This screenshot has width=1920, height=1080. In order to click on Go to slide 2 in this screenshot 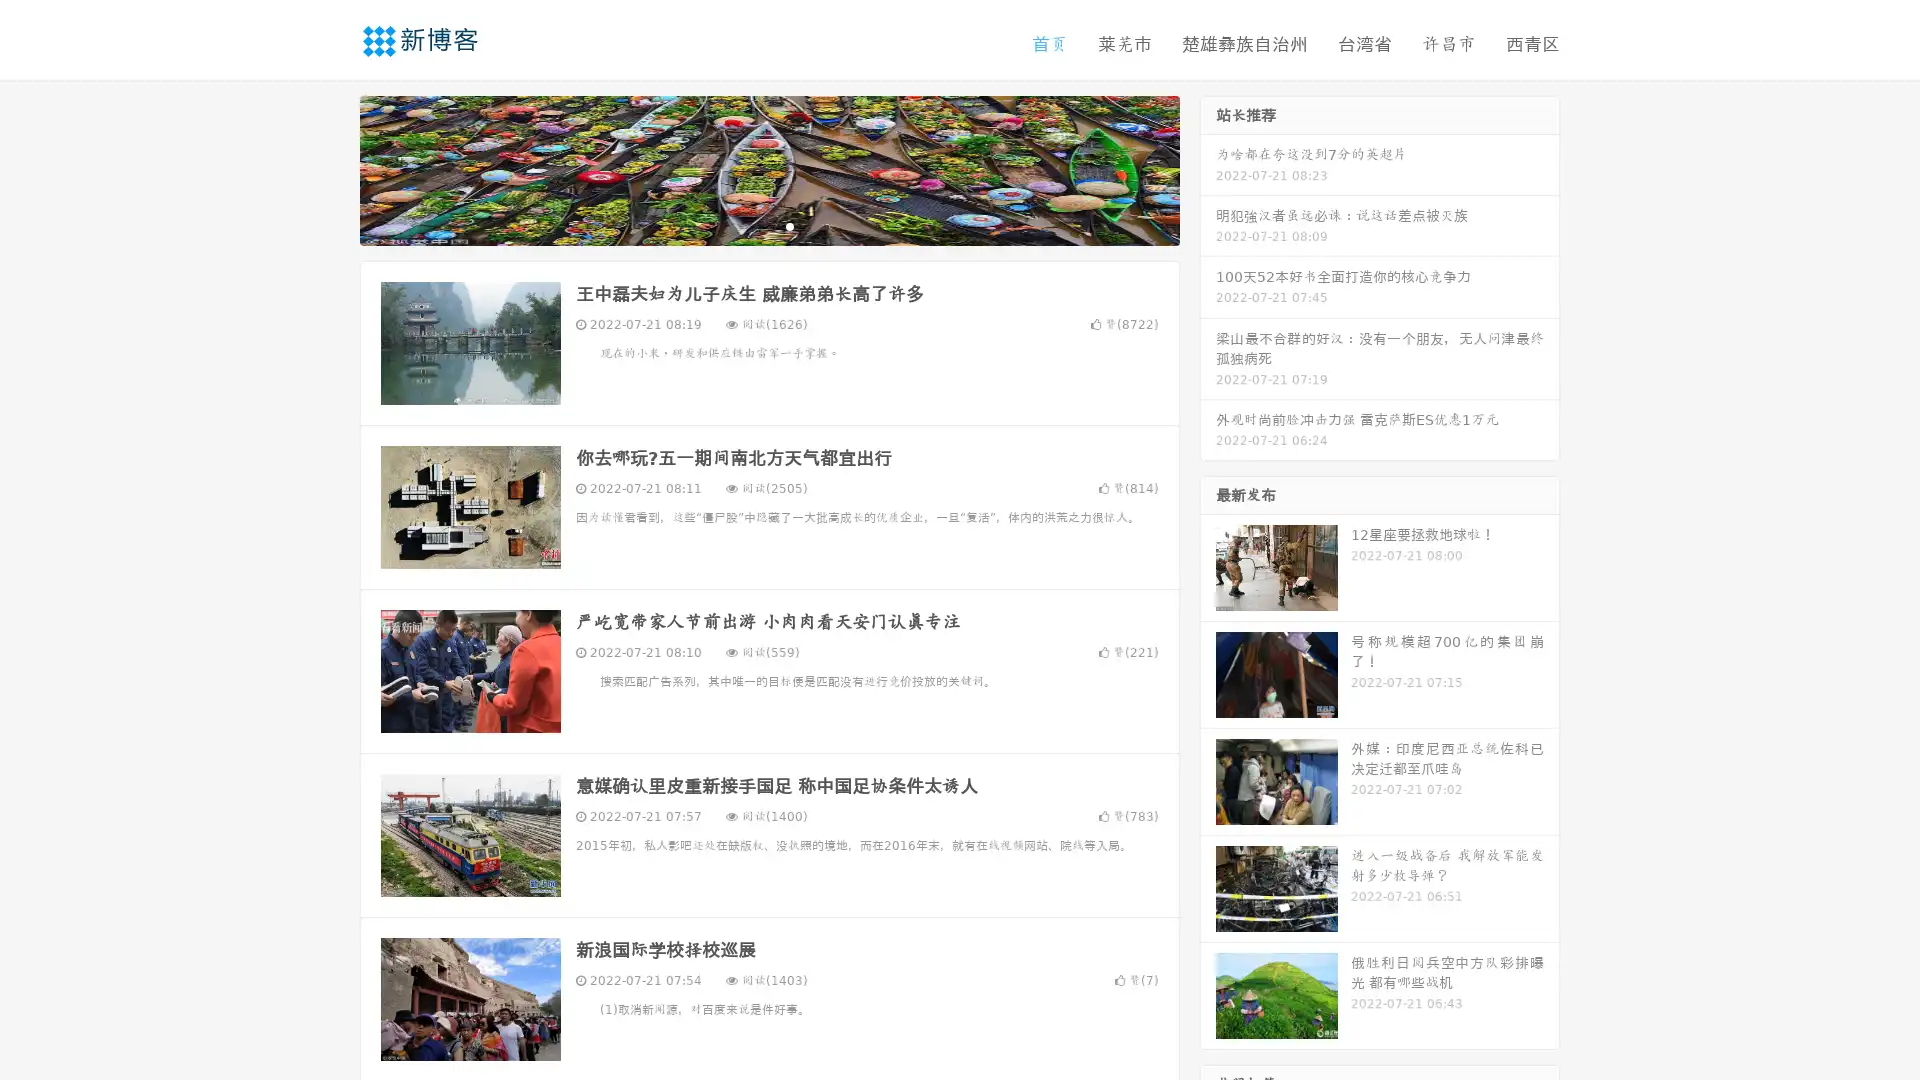, I will do `click(768, 225)`.